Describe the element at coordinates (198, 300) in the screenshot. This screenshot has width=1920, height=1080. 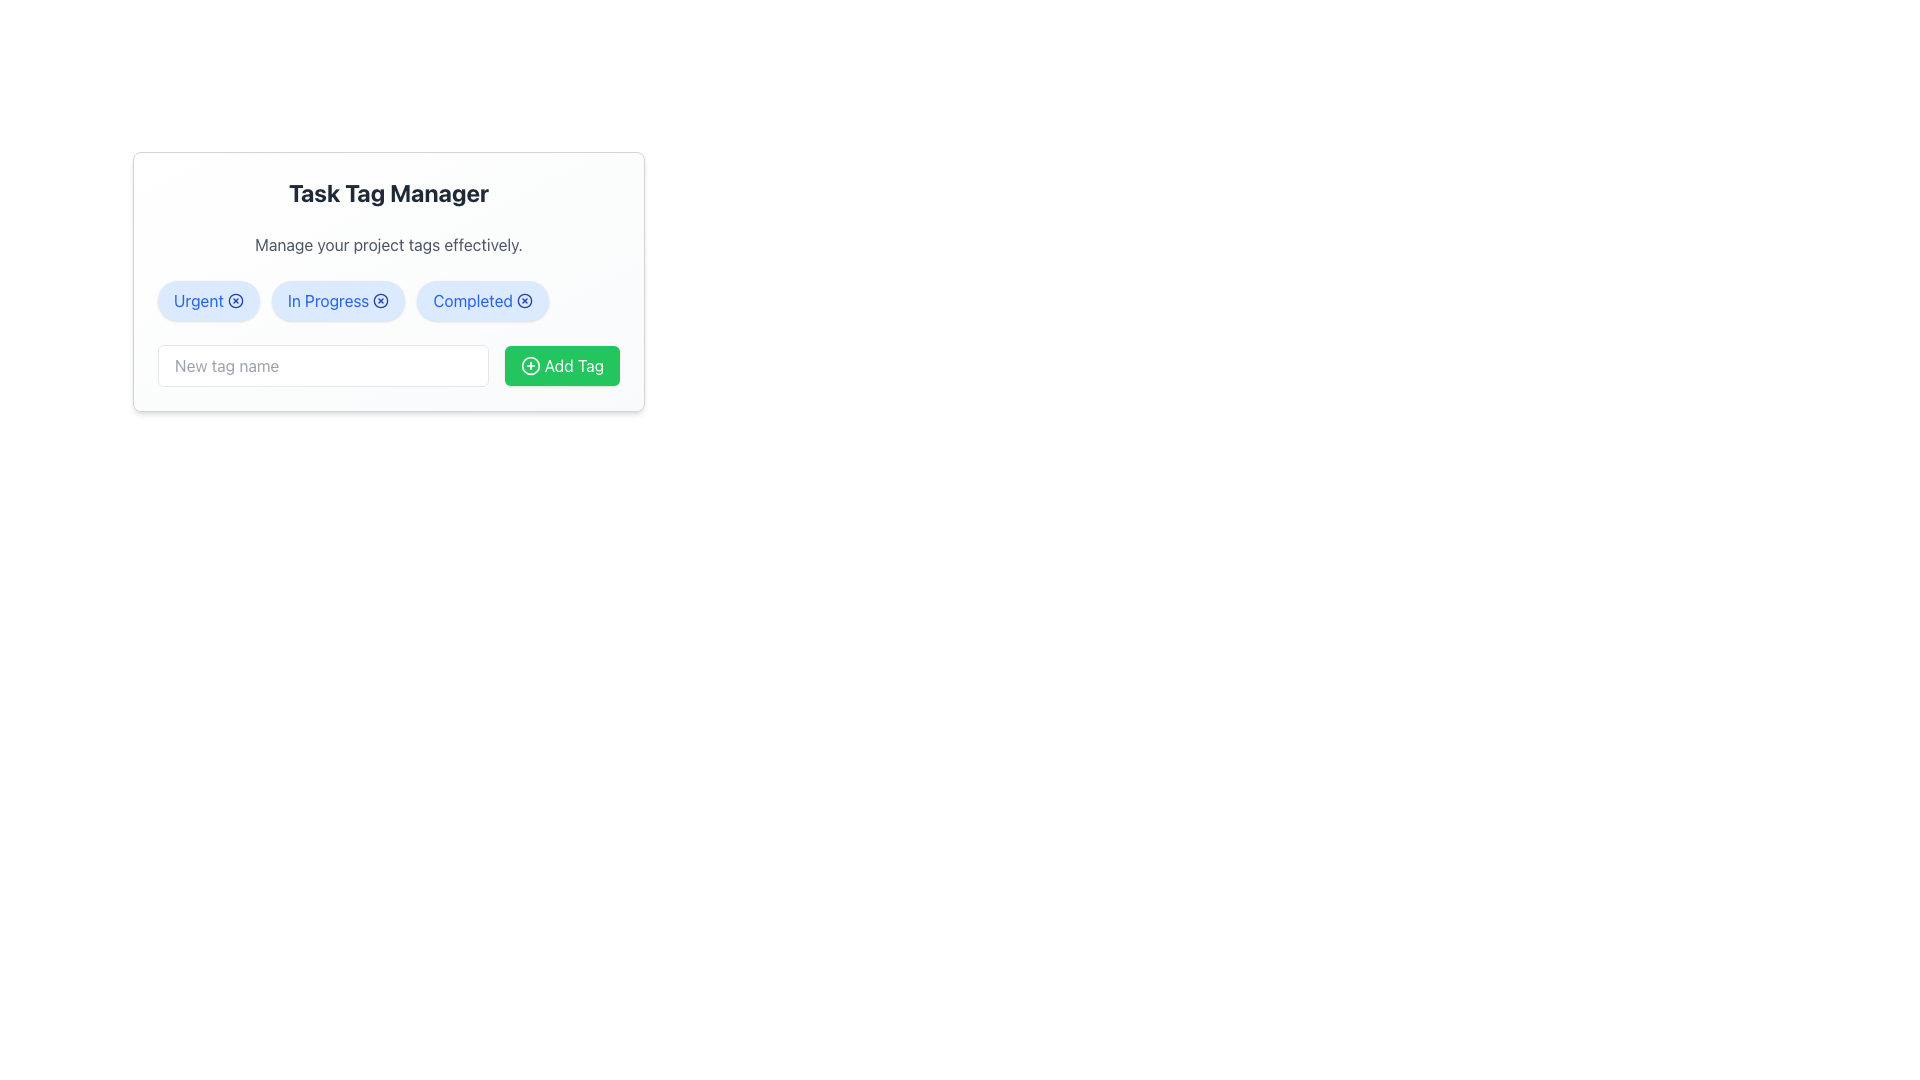
I see `the 'Urgent' text label within the Tag Component, which is part of a rounded rectangular badge with a light blue background` at that location.